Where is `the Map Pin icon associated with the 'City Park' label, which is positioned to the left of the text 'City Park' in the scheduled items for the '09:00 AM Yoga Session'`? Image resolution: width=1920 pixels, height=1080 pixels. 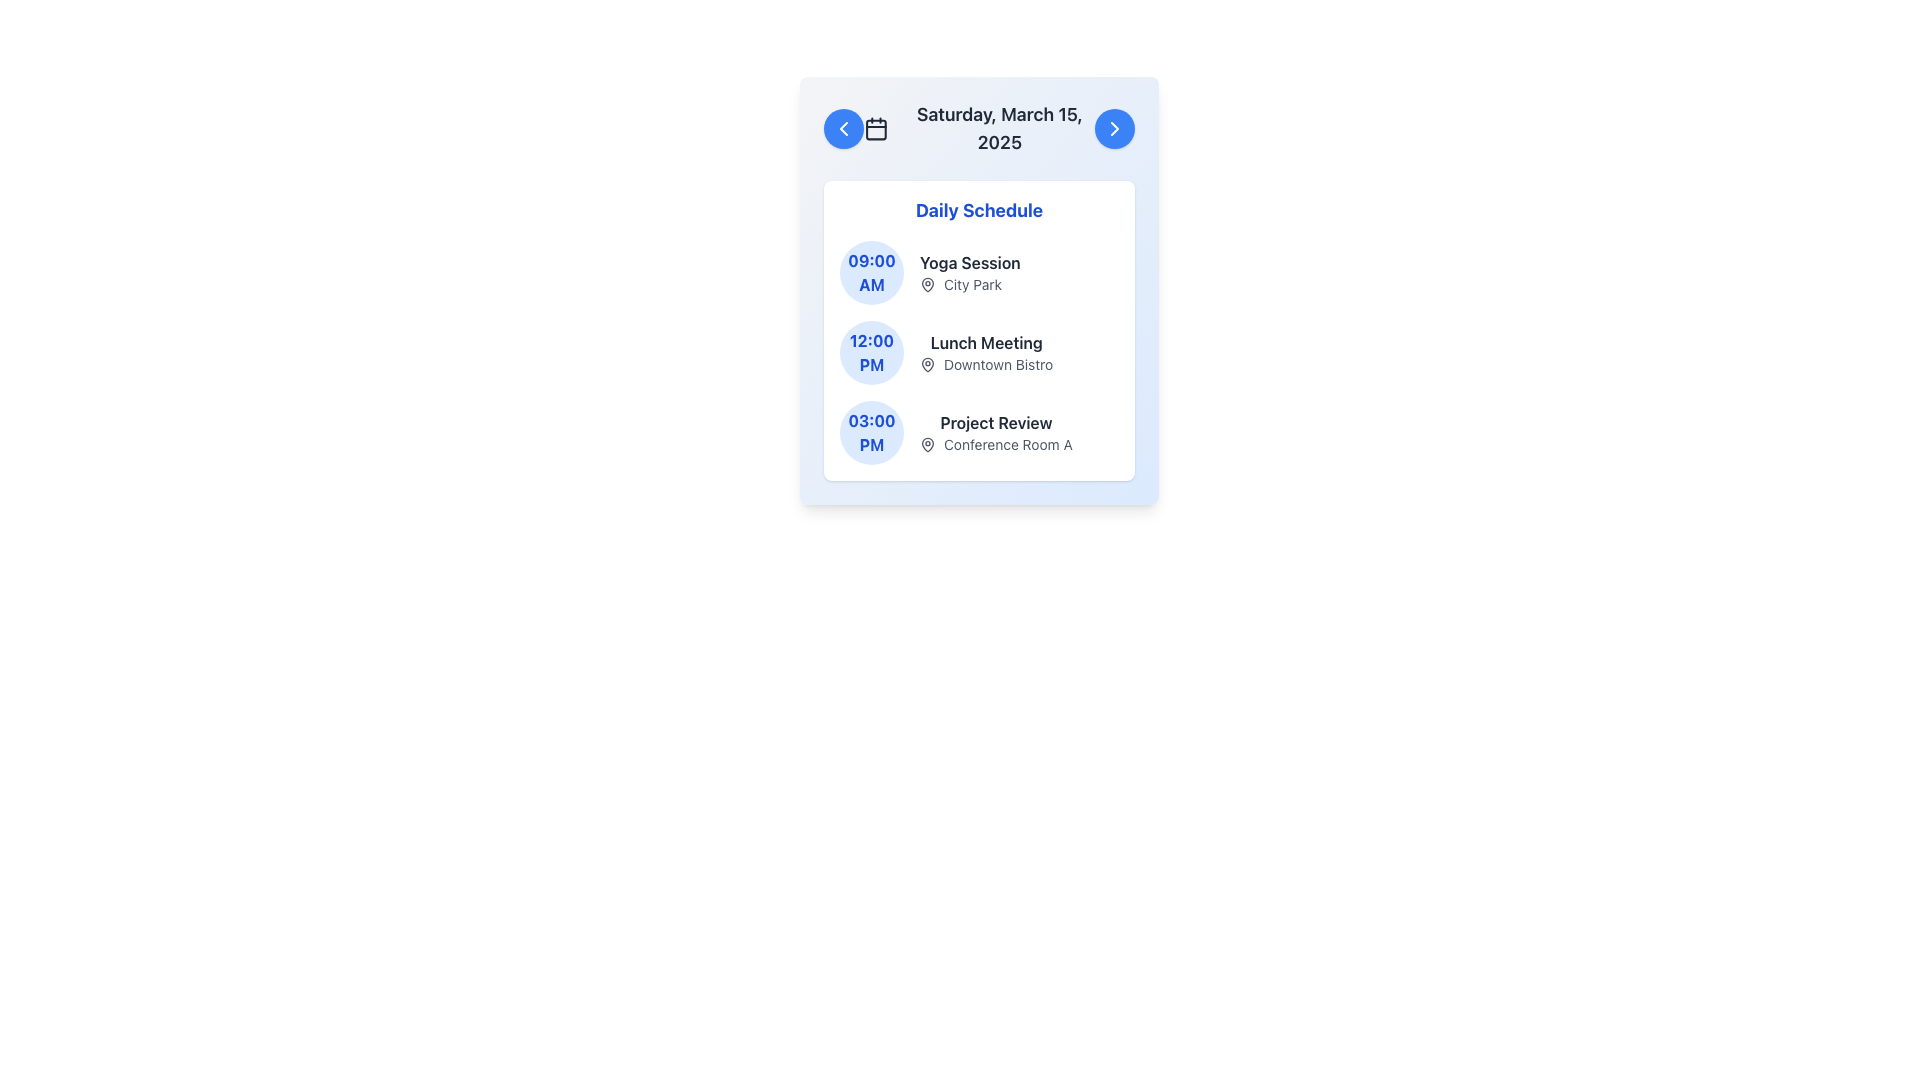
the Map Pin icon associated with the 'City Park' label, which is positioned to the left of the text 'City Park' in the scheduled items for the '09:00 AM Yoga Session' is located at coordinates (926, 285).